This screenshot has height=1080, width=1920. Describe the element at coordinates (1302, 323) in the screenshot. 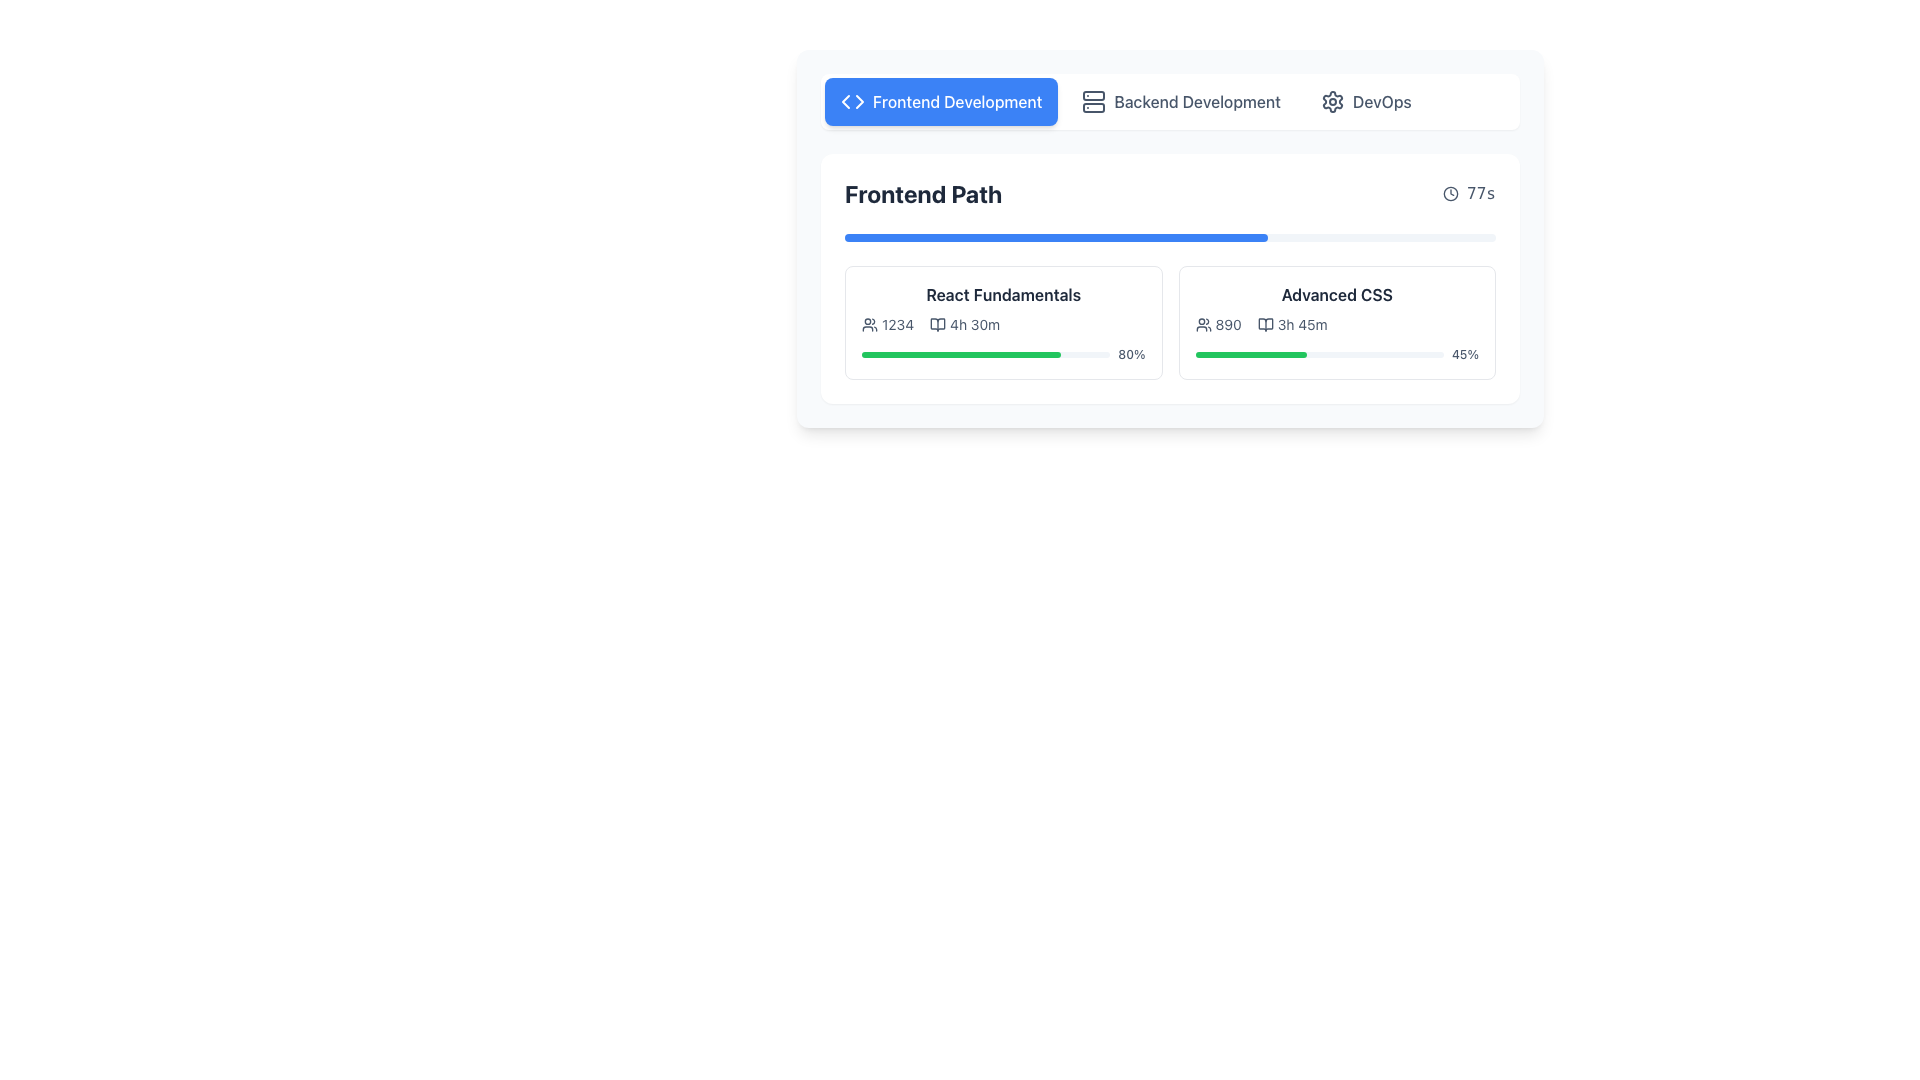

I see `the text label that displays the total duration time for the 'Advanced CSS' course, located to the right of an open book icon` at that location.